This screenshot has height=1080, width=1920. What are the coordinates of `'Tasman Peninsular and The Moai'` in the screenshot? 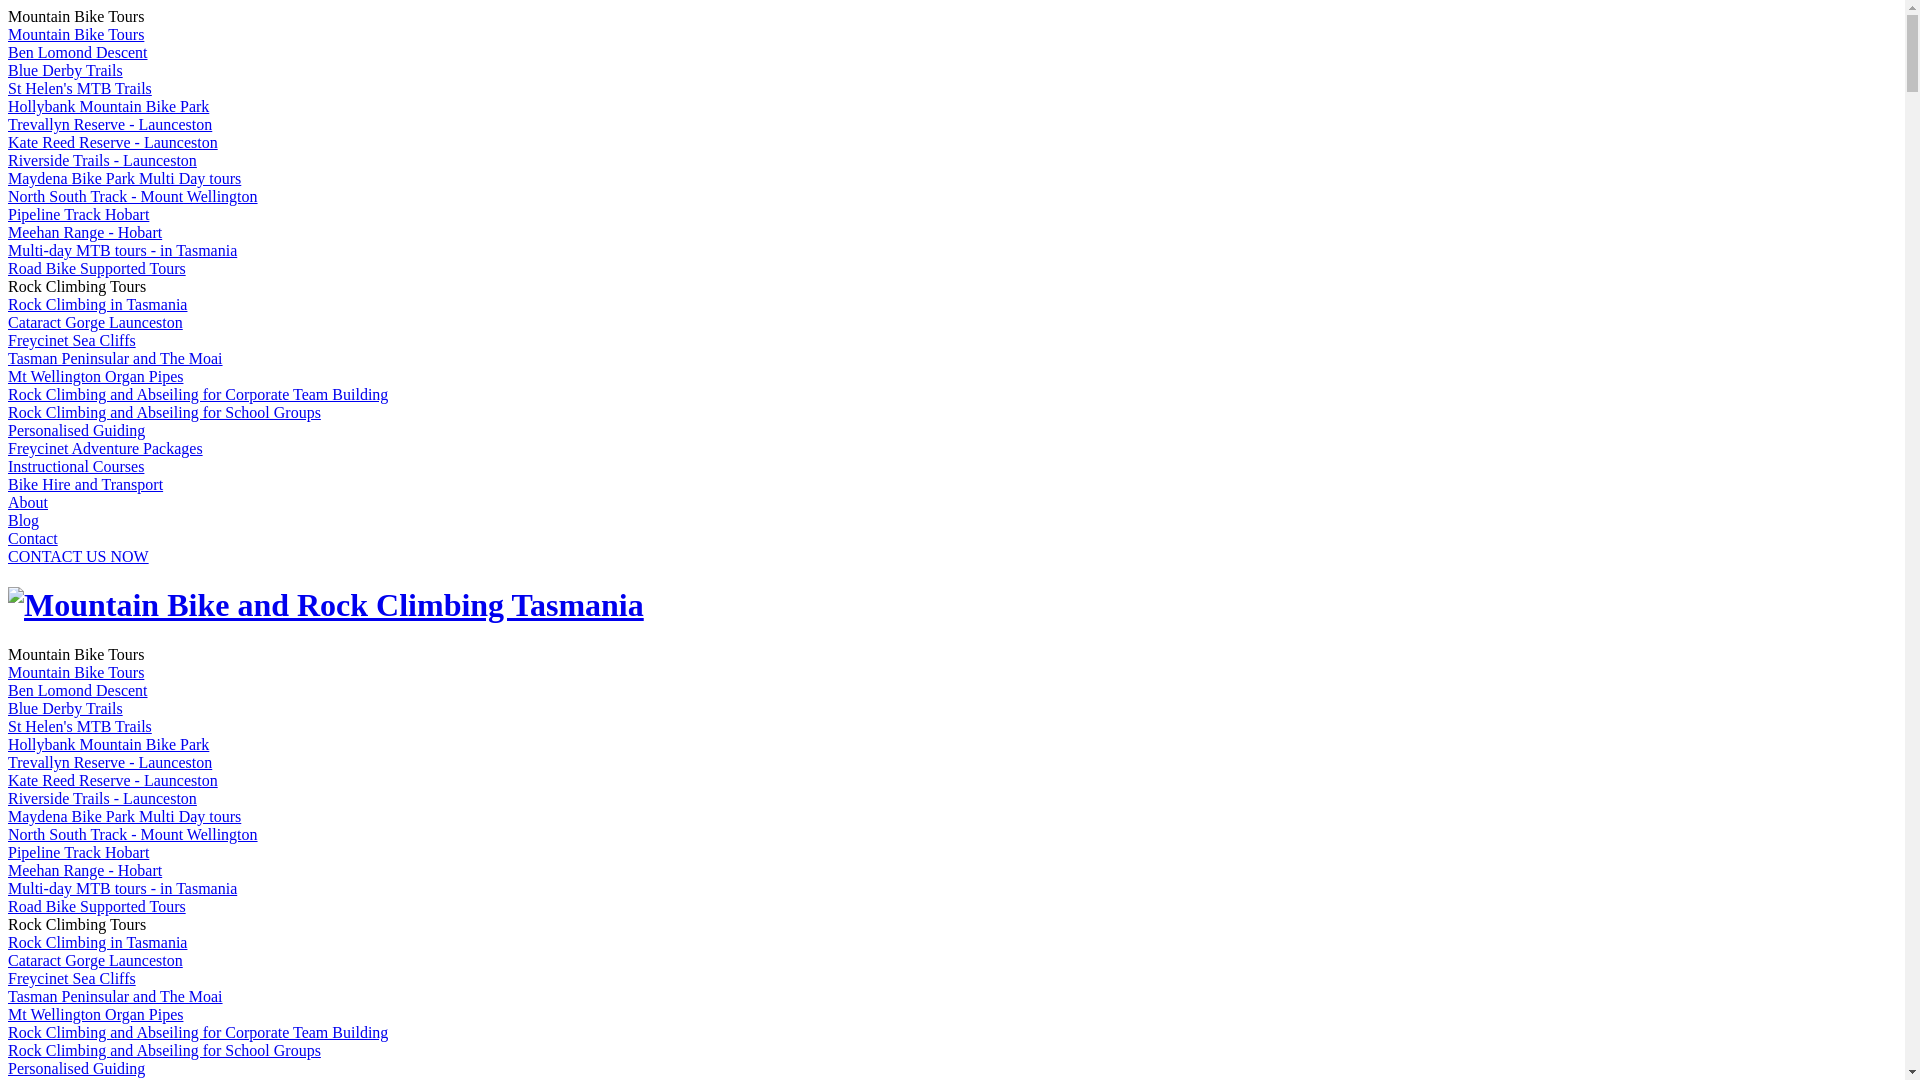 It's located at (114, 357).